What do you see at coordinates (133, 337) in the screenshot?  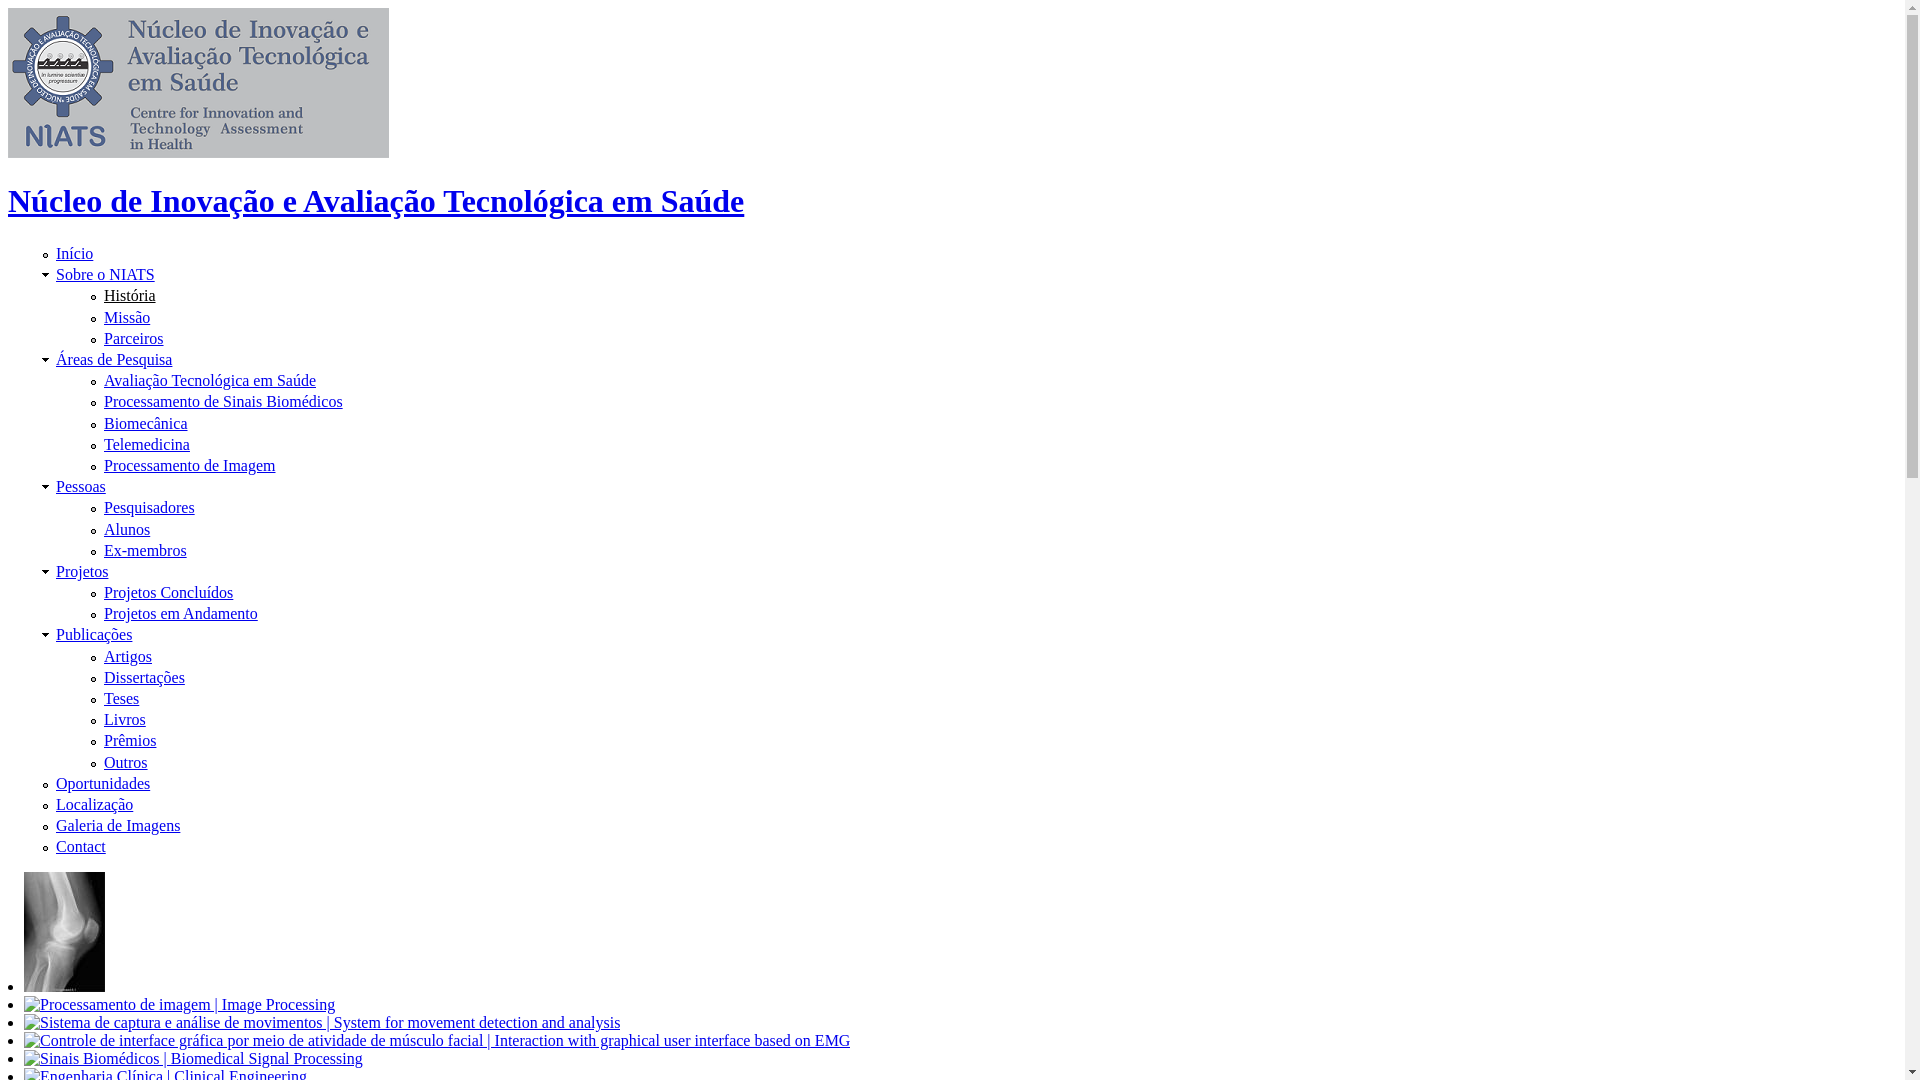 I see `'Parceiros'` at bounding box center [133, 337].